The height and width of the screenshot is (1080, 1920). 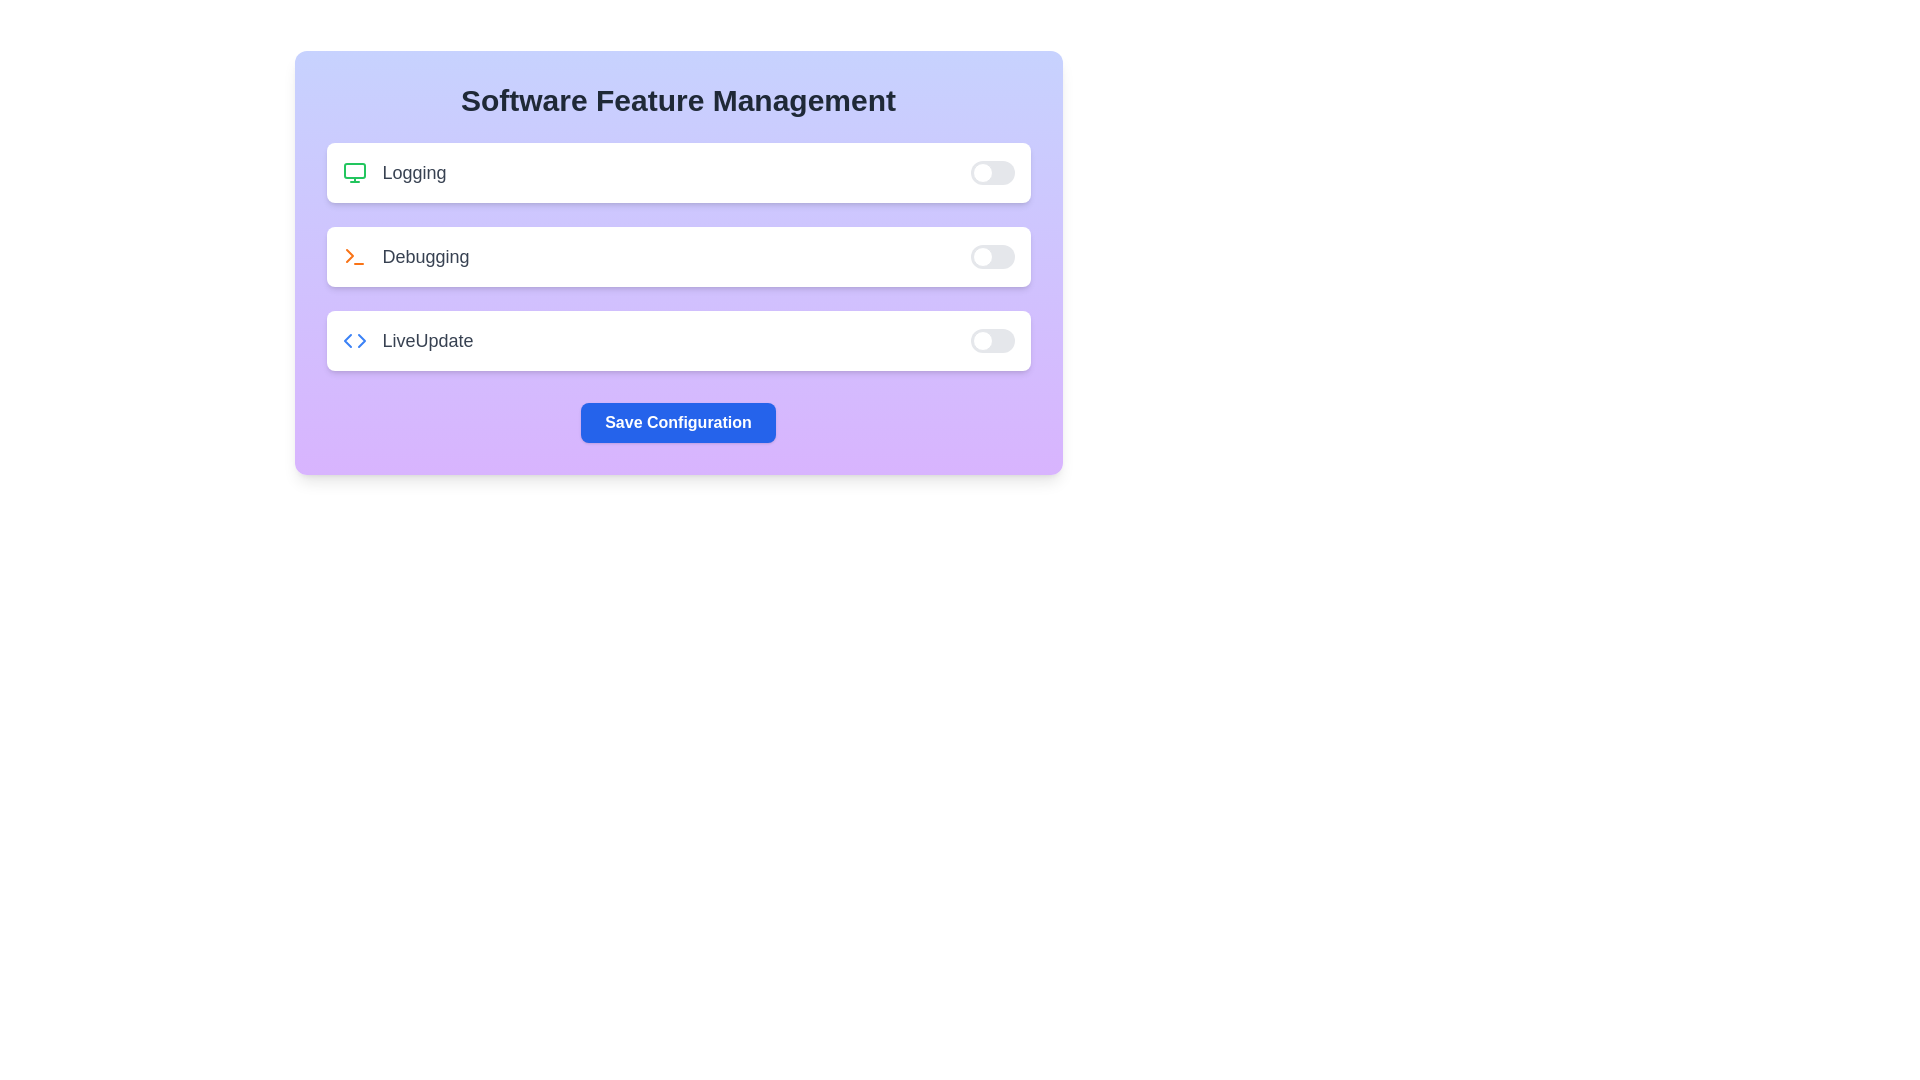 What do you see at coordinates (678, 422) in the screenshot?
I see `the 'Save Configuration' button` at bounding box center [678, 422].